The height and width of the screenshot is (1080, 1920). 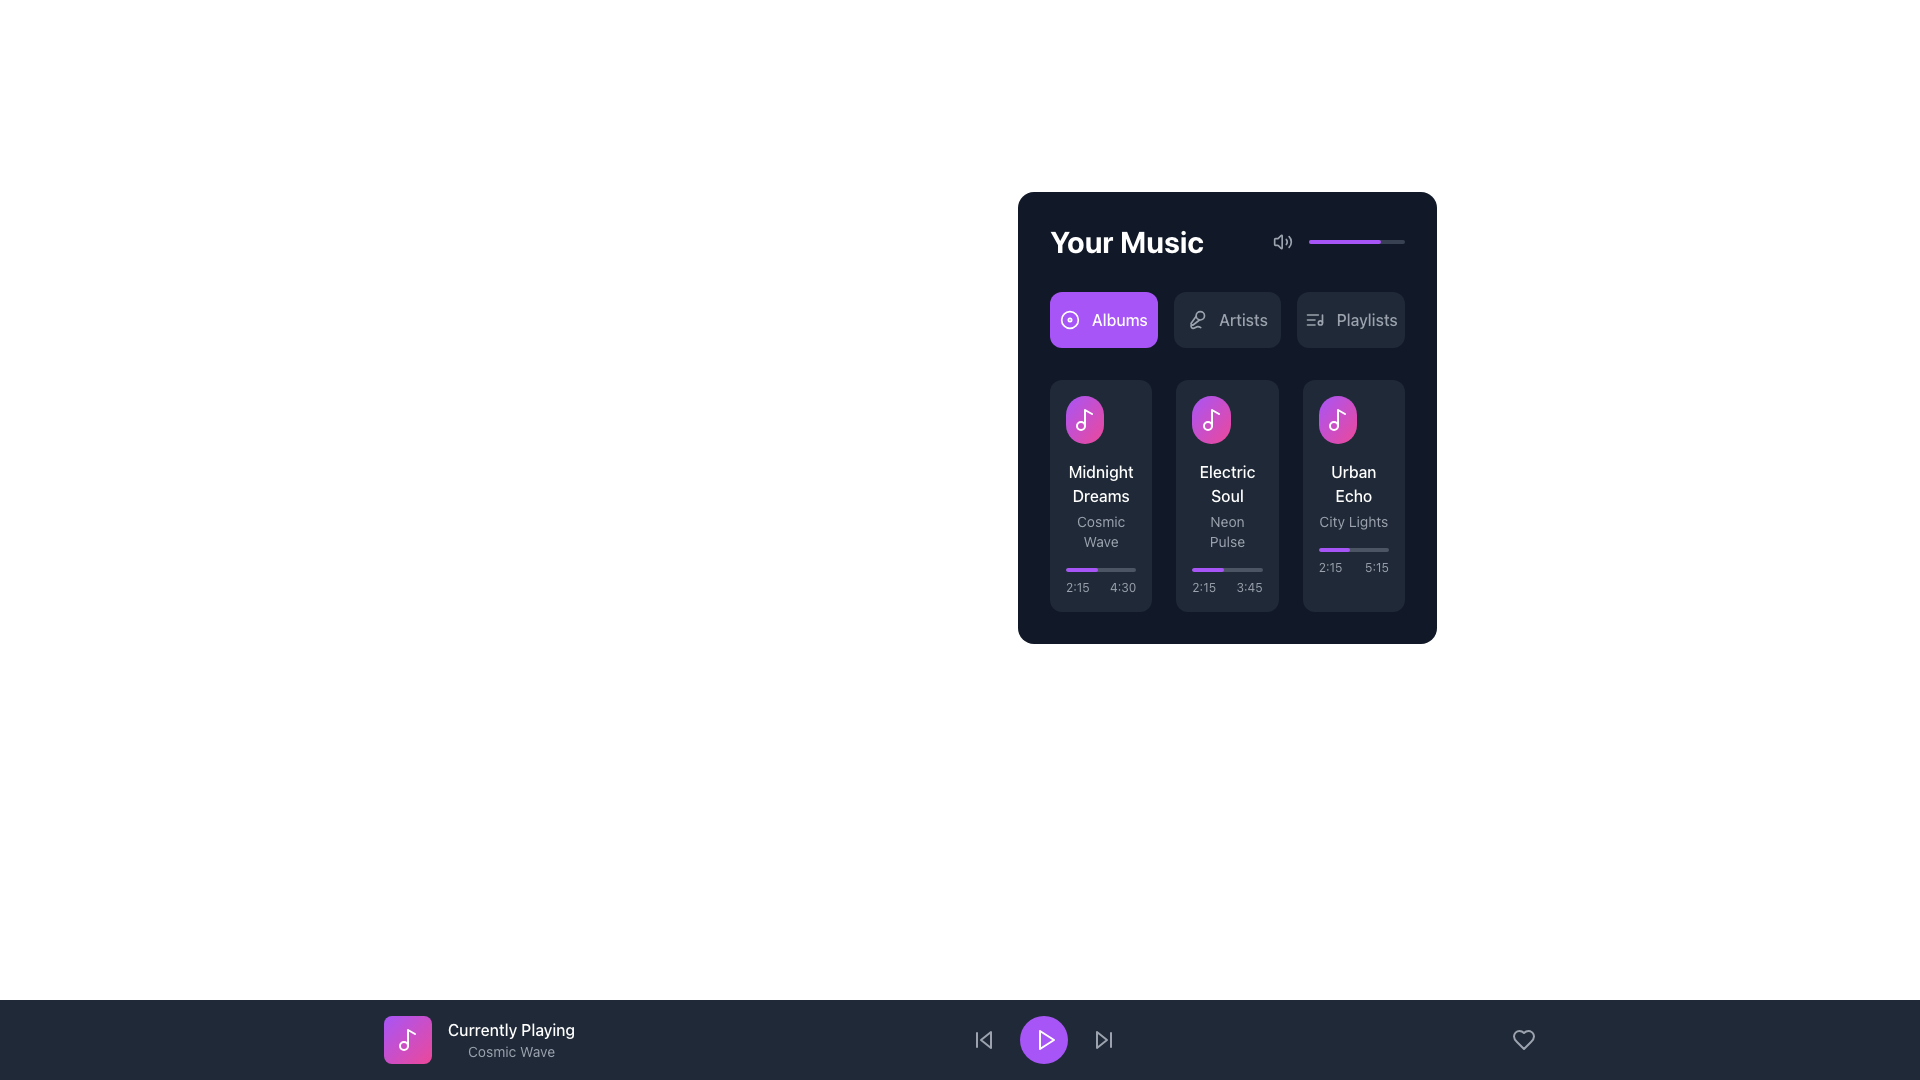 What do you see at coordinates (1226, 319) in the screenshot?
I see `the navigation button group located in the 'Your Music' section, which includes the buttons labeled 'Albums,' 'Artists,' and 'Playlists.'` at bounding box center [1226, 319].